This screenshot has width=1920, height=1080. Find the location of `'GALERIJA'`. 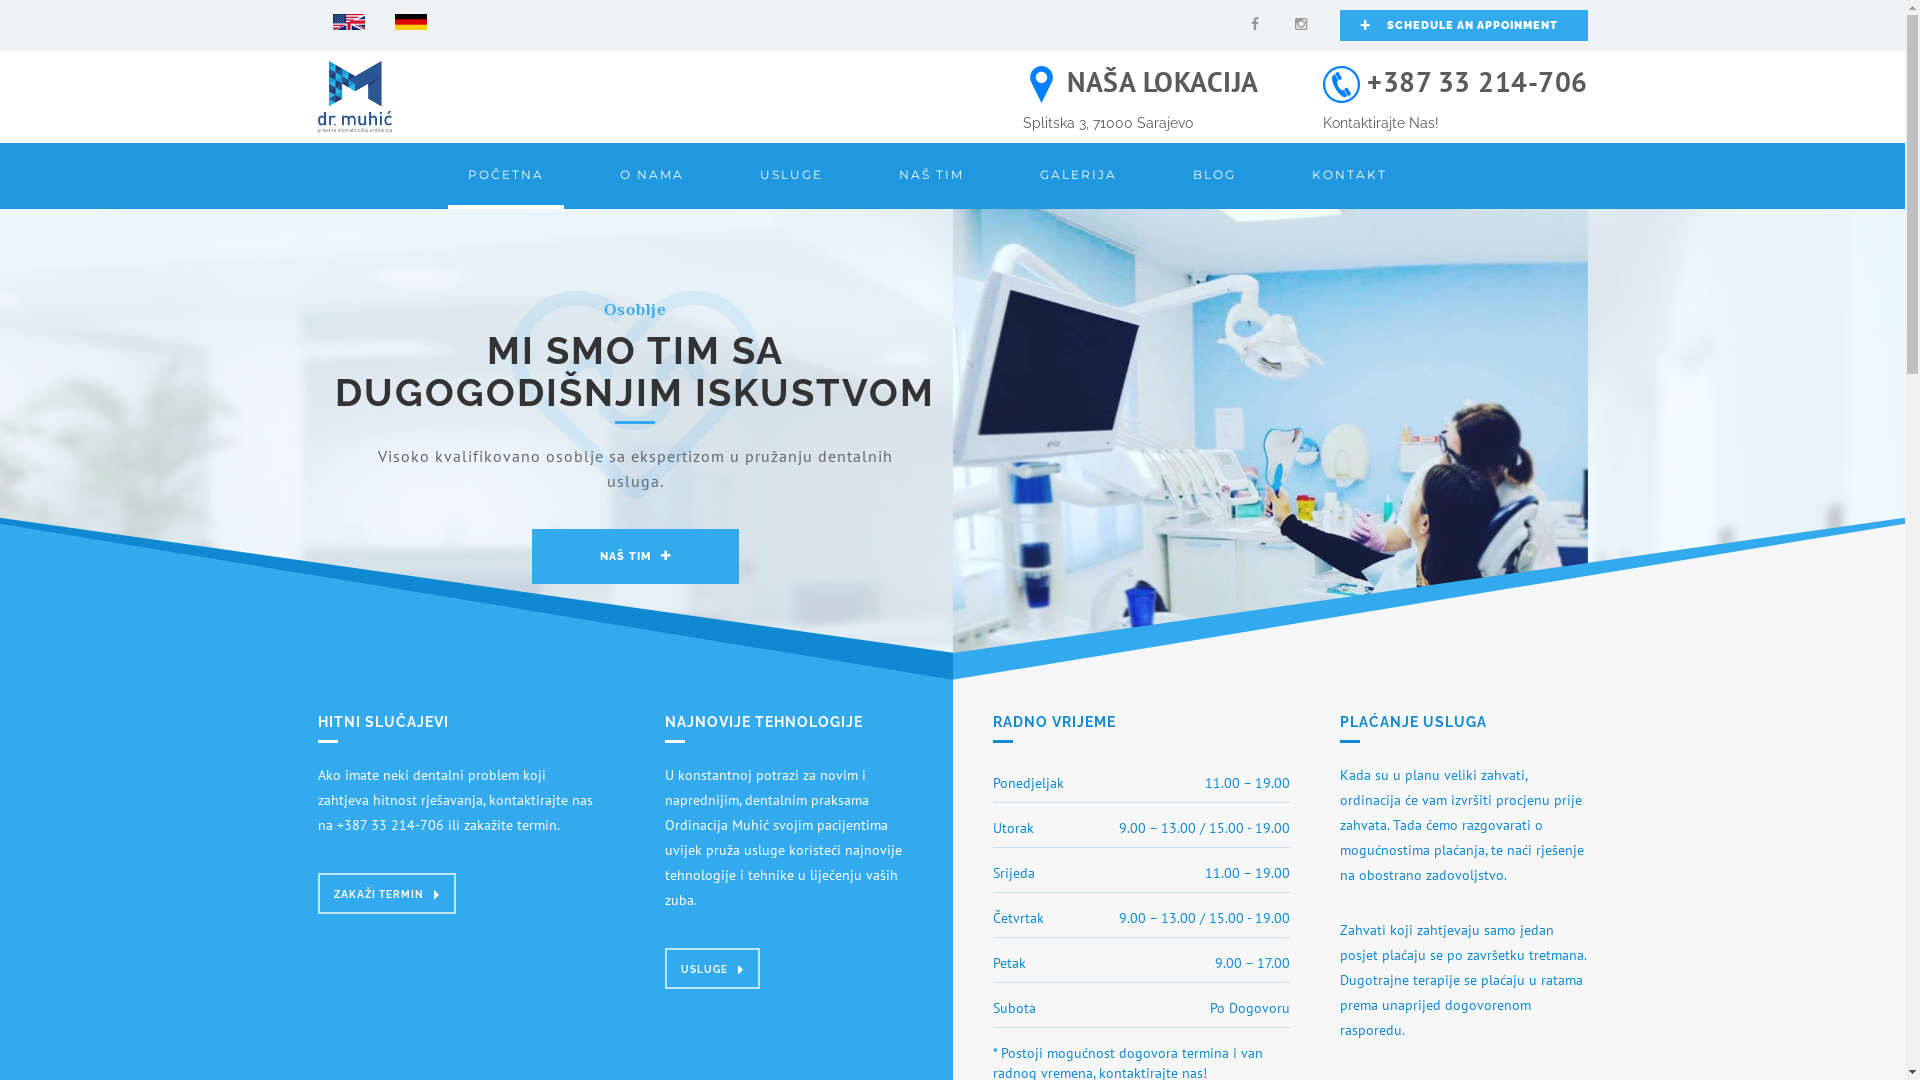

'GALERIJA' is located at coordinates (1077, 175).